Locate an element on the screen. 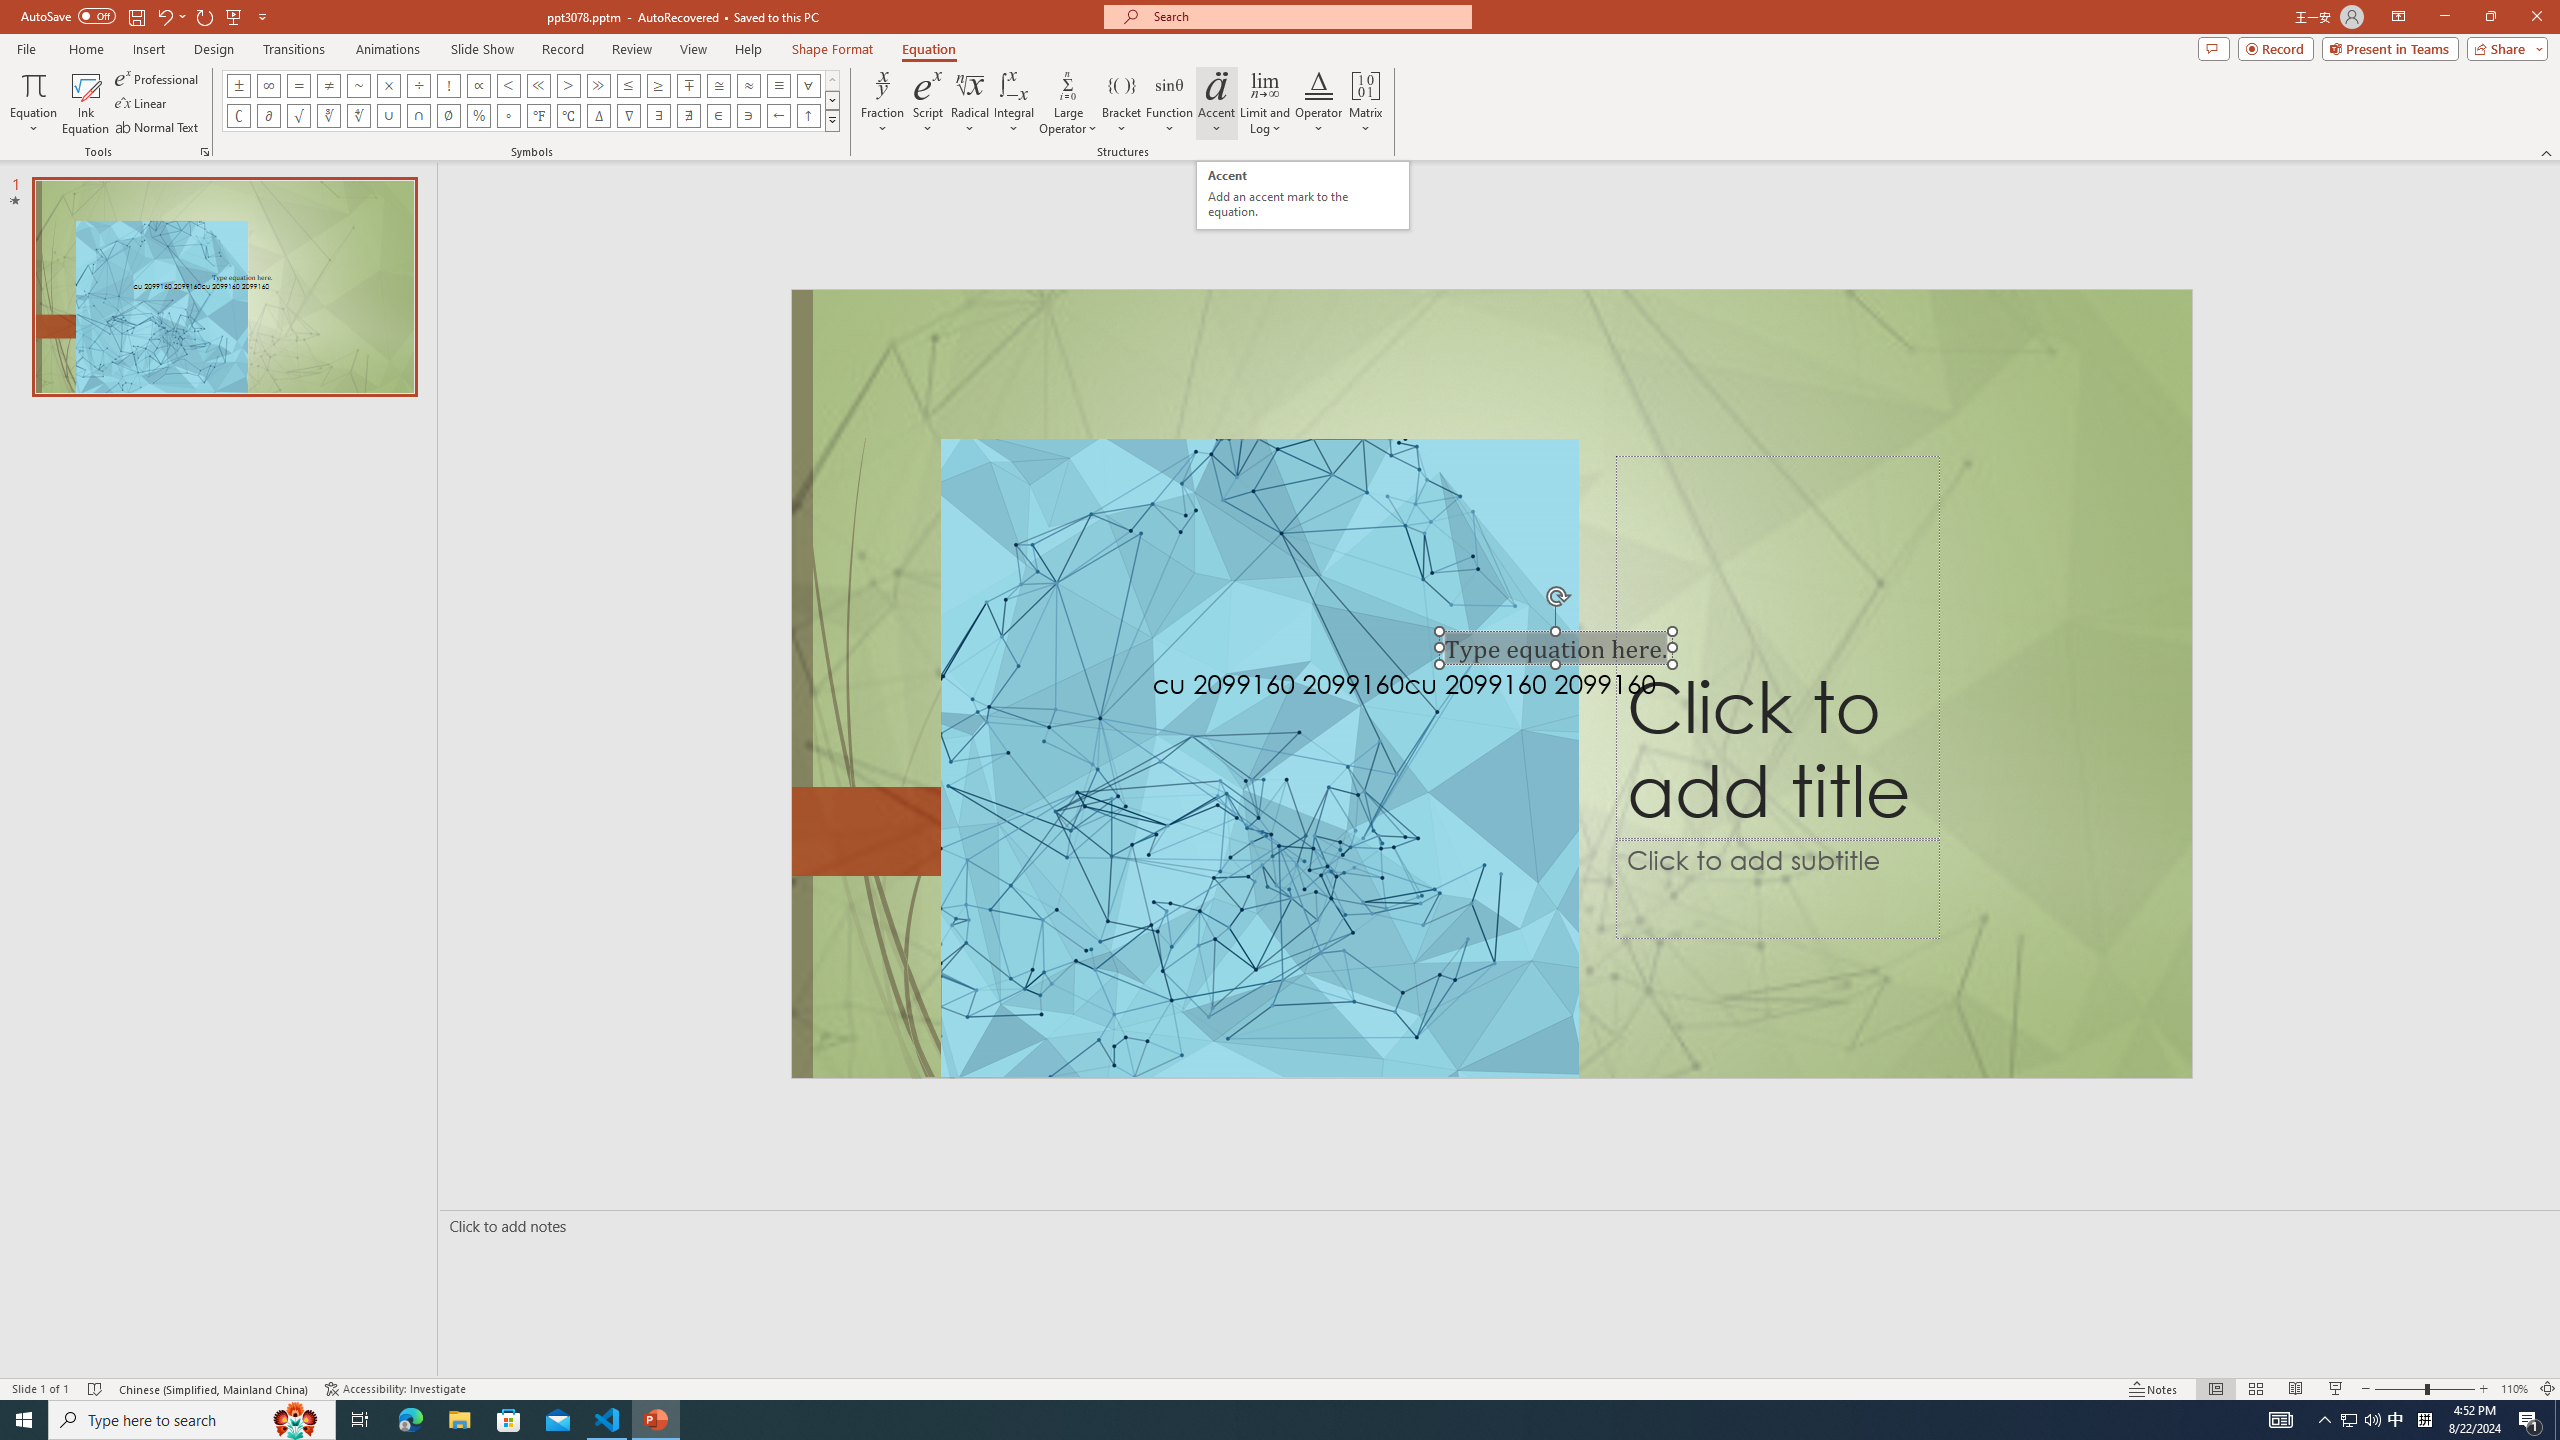 The width and height of the screenshot is (2560, 1440). 'Ink Equation' is located at coordinates (85, 103).